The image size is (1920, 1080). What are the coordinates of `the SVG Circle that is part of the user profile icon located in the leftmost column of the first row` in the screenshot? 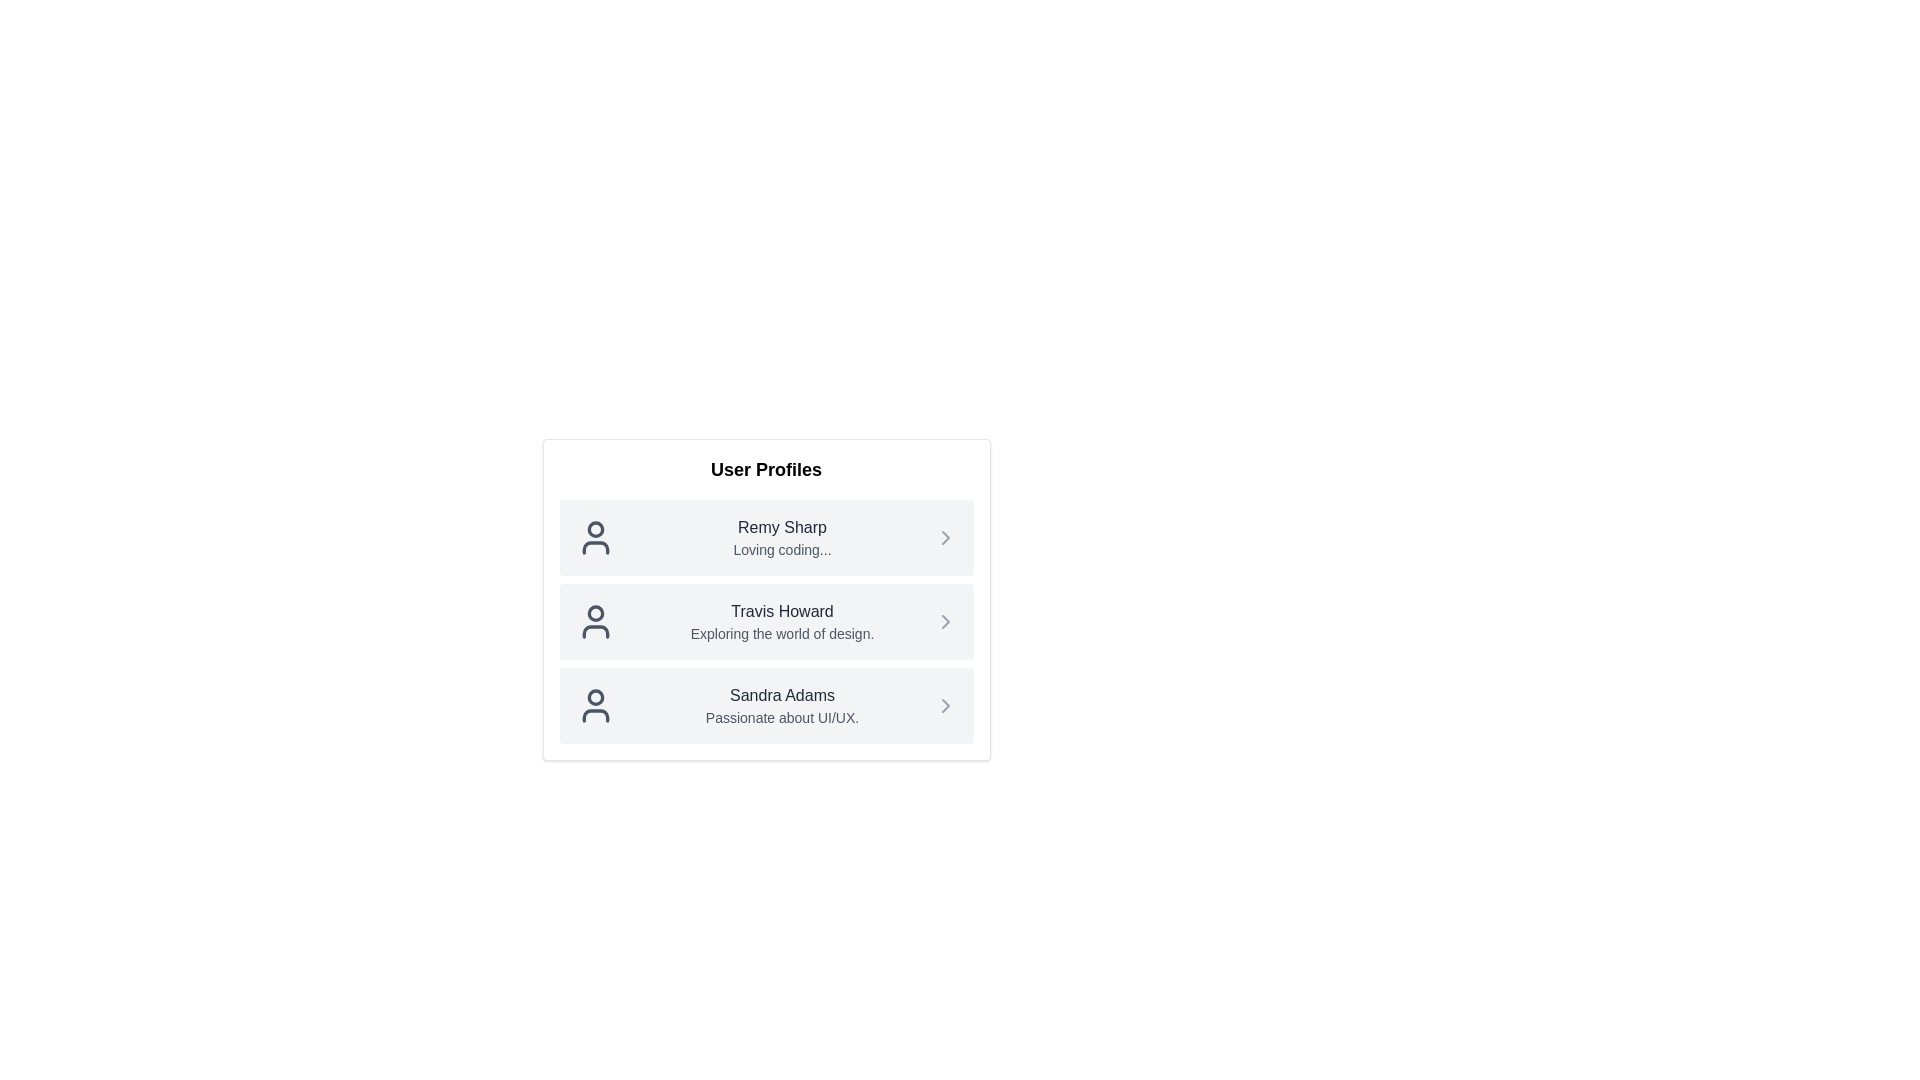 It's located at (594, 528).